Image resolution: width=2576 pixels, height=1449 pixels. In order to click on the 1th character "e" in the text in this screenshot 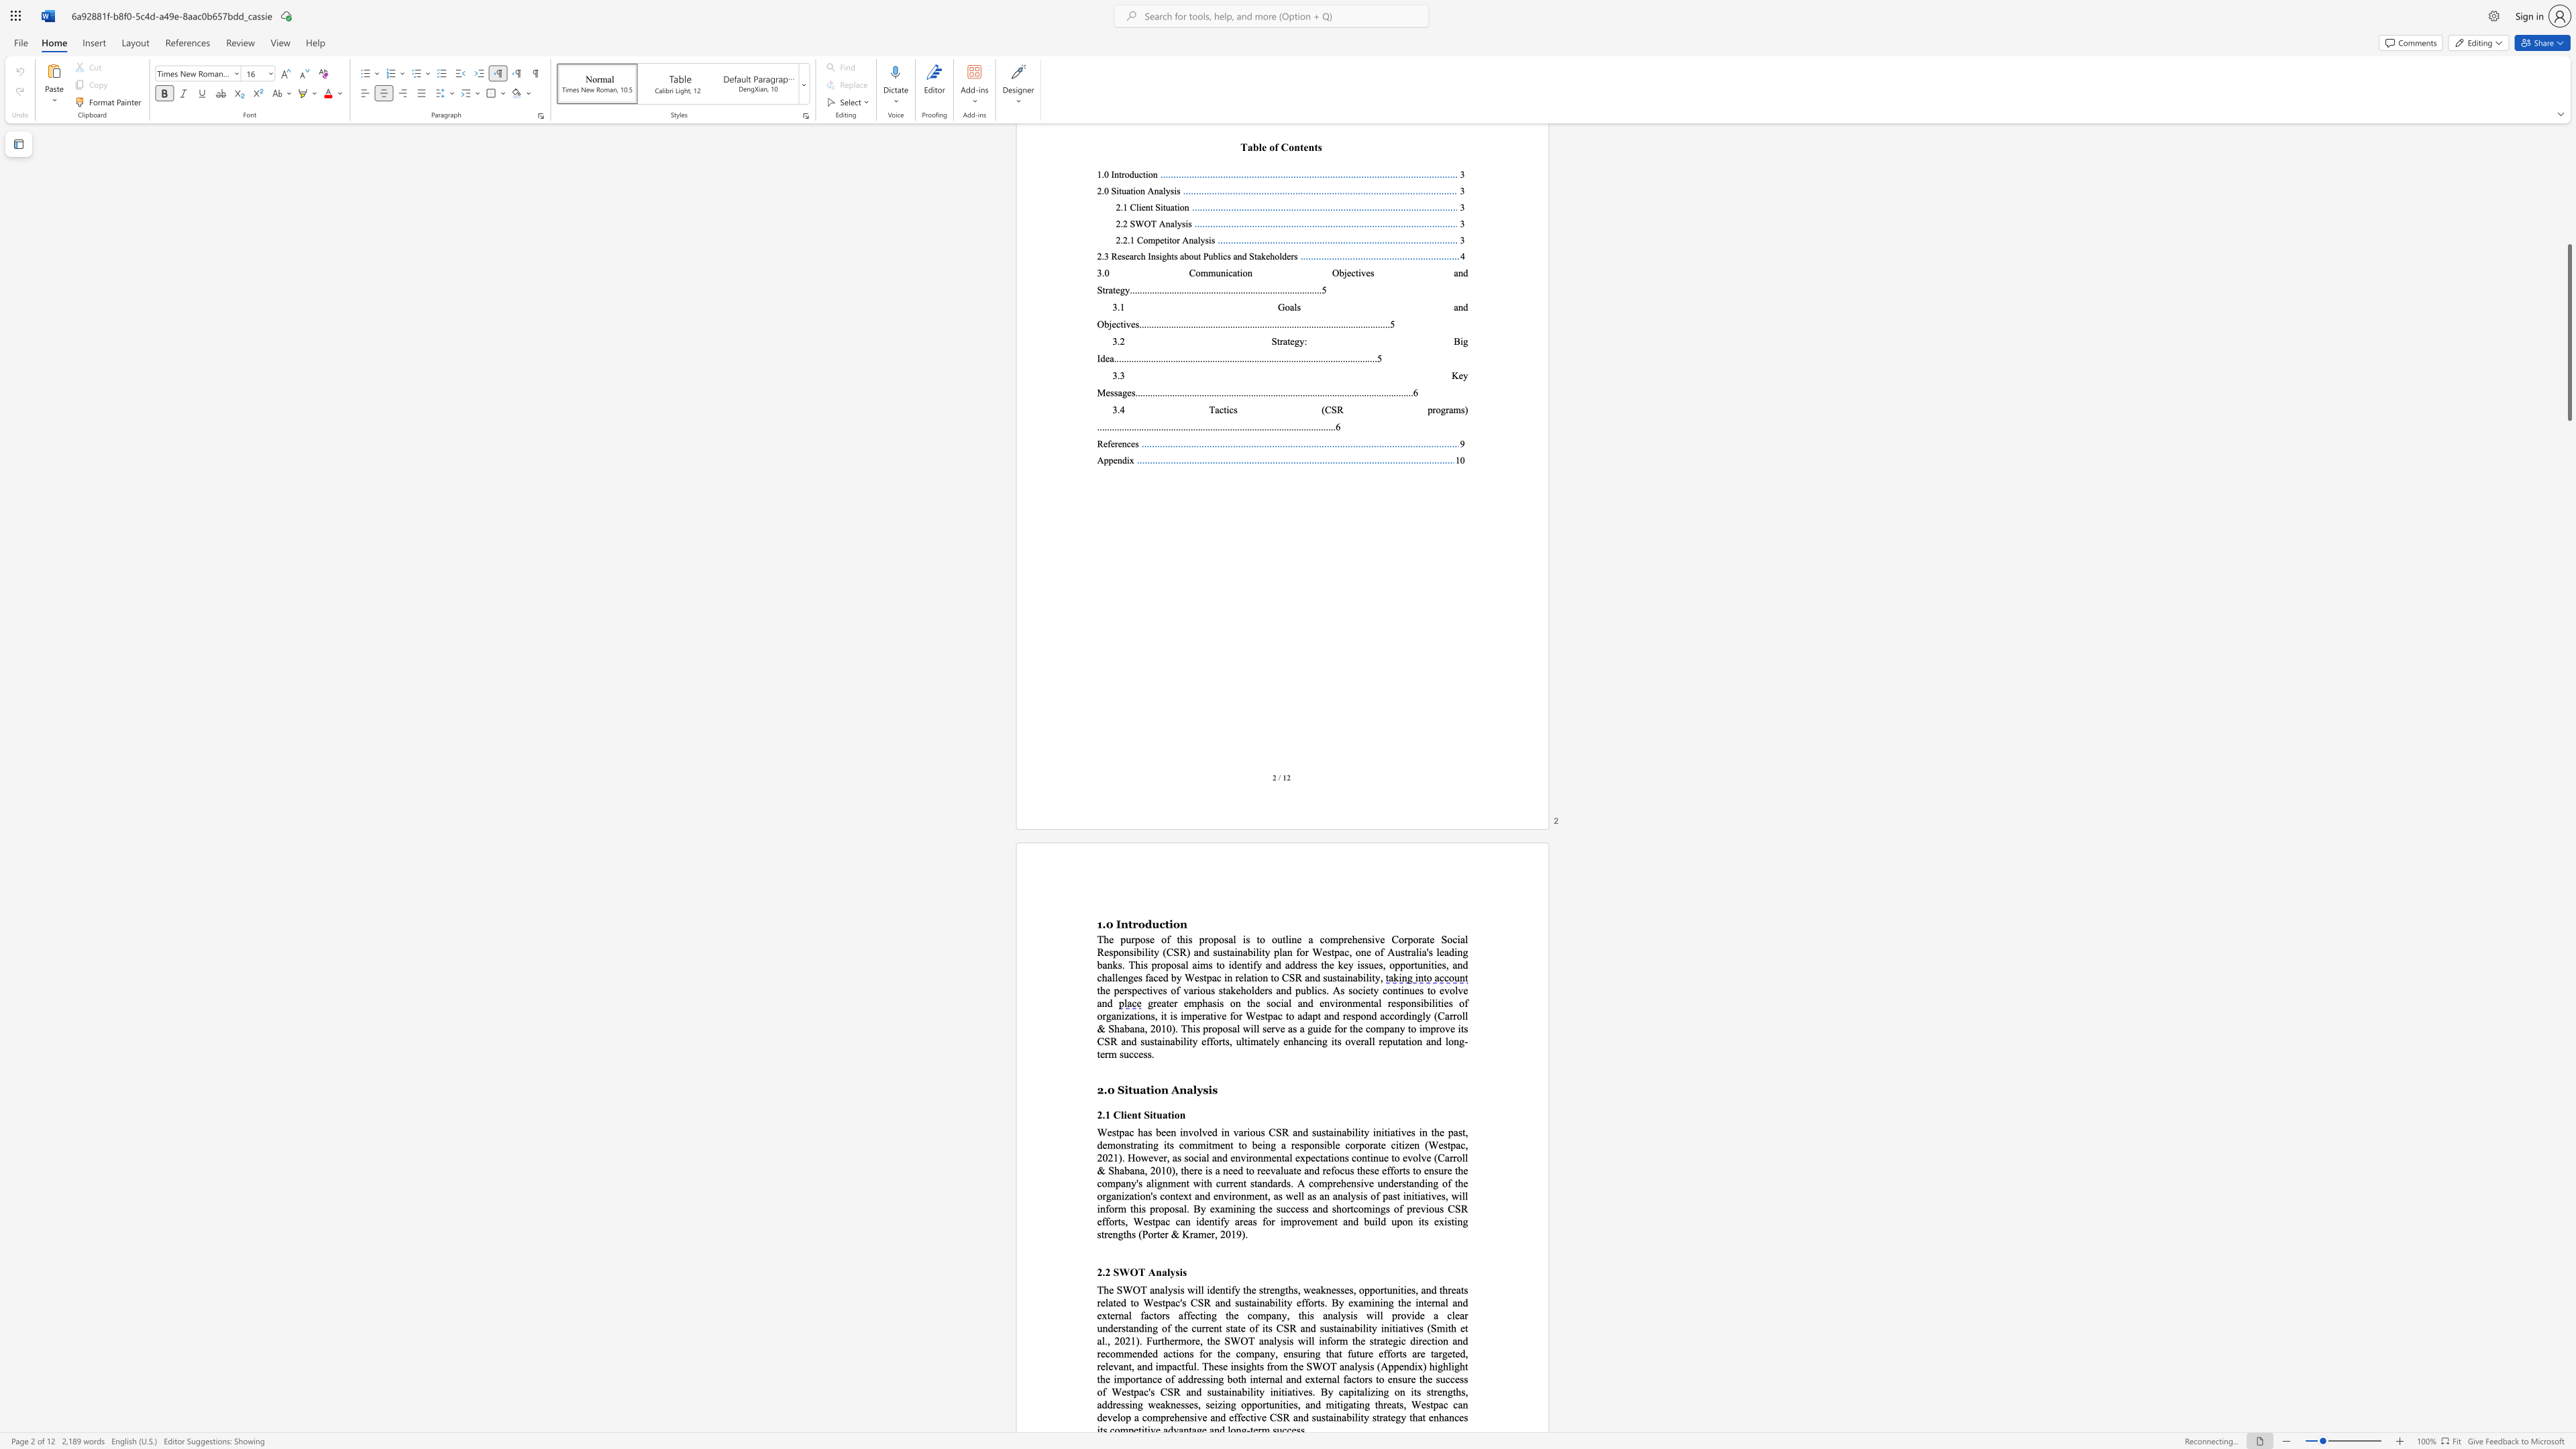, I will do `click(1128, 1114)`.